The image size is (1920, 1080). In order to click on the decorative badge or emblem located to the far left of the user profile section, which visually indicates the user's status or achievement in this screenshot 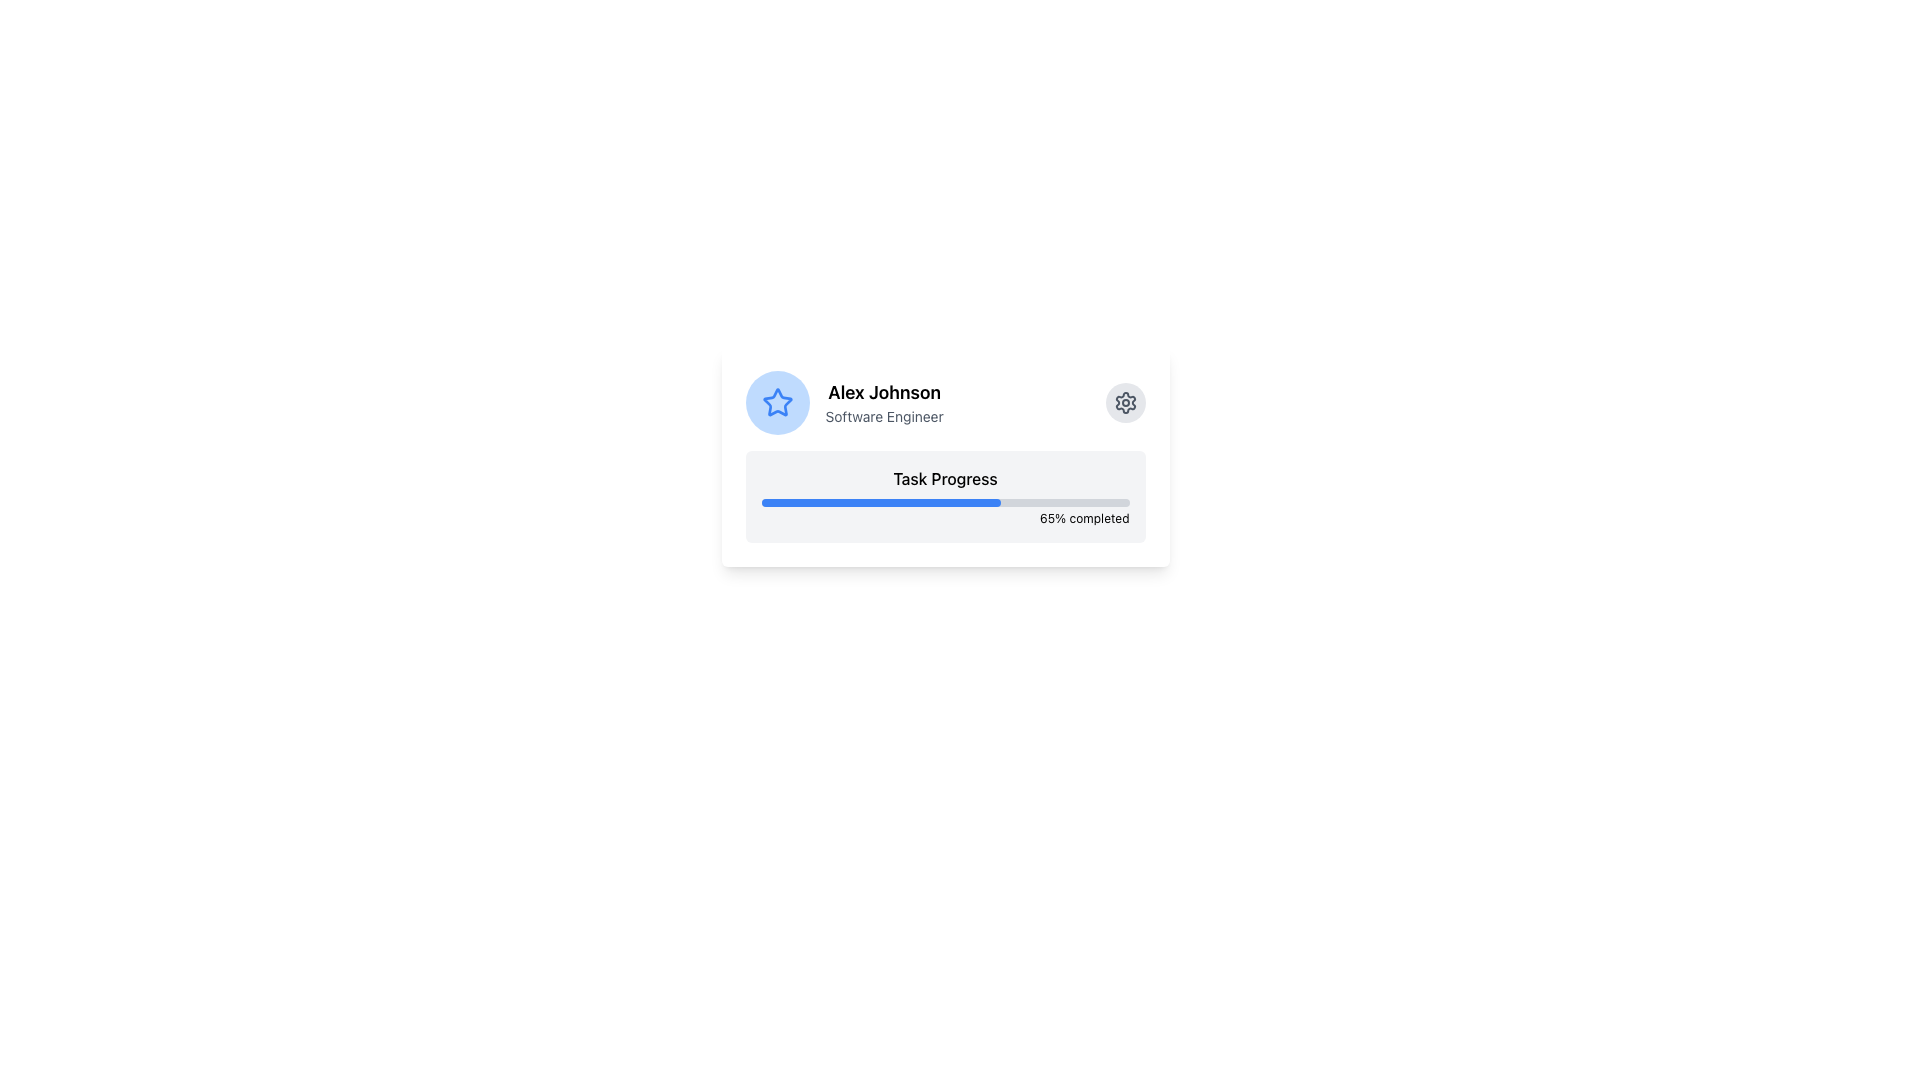, I will do `click(776, 402)`.